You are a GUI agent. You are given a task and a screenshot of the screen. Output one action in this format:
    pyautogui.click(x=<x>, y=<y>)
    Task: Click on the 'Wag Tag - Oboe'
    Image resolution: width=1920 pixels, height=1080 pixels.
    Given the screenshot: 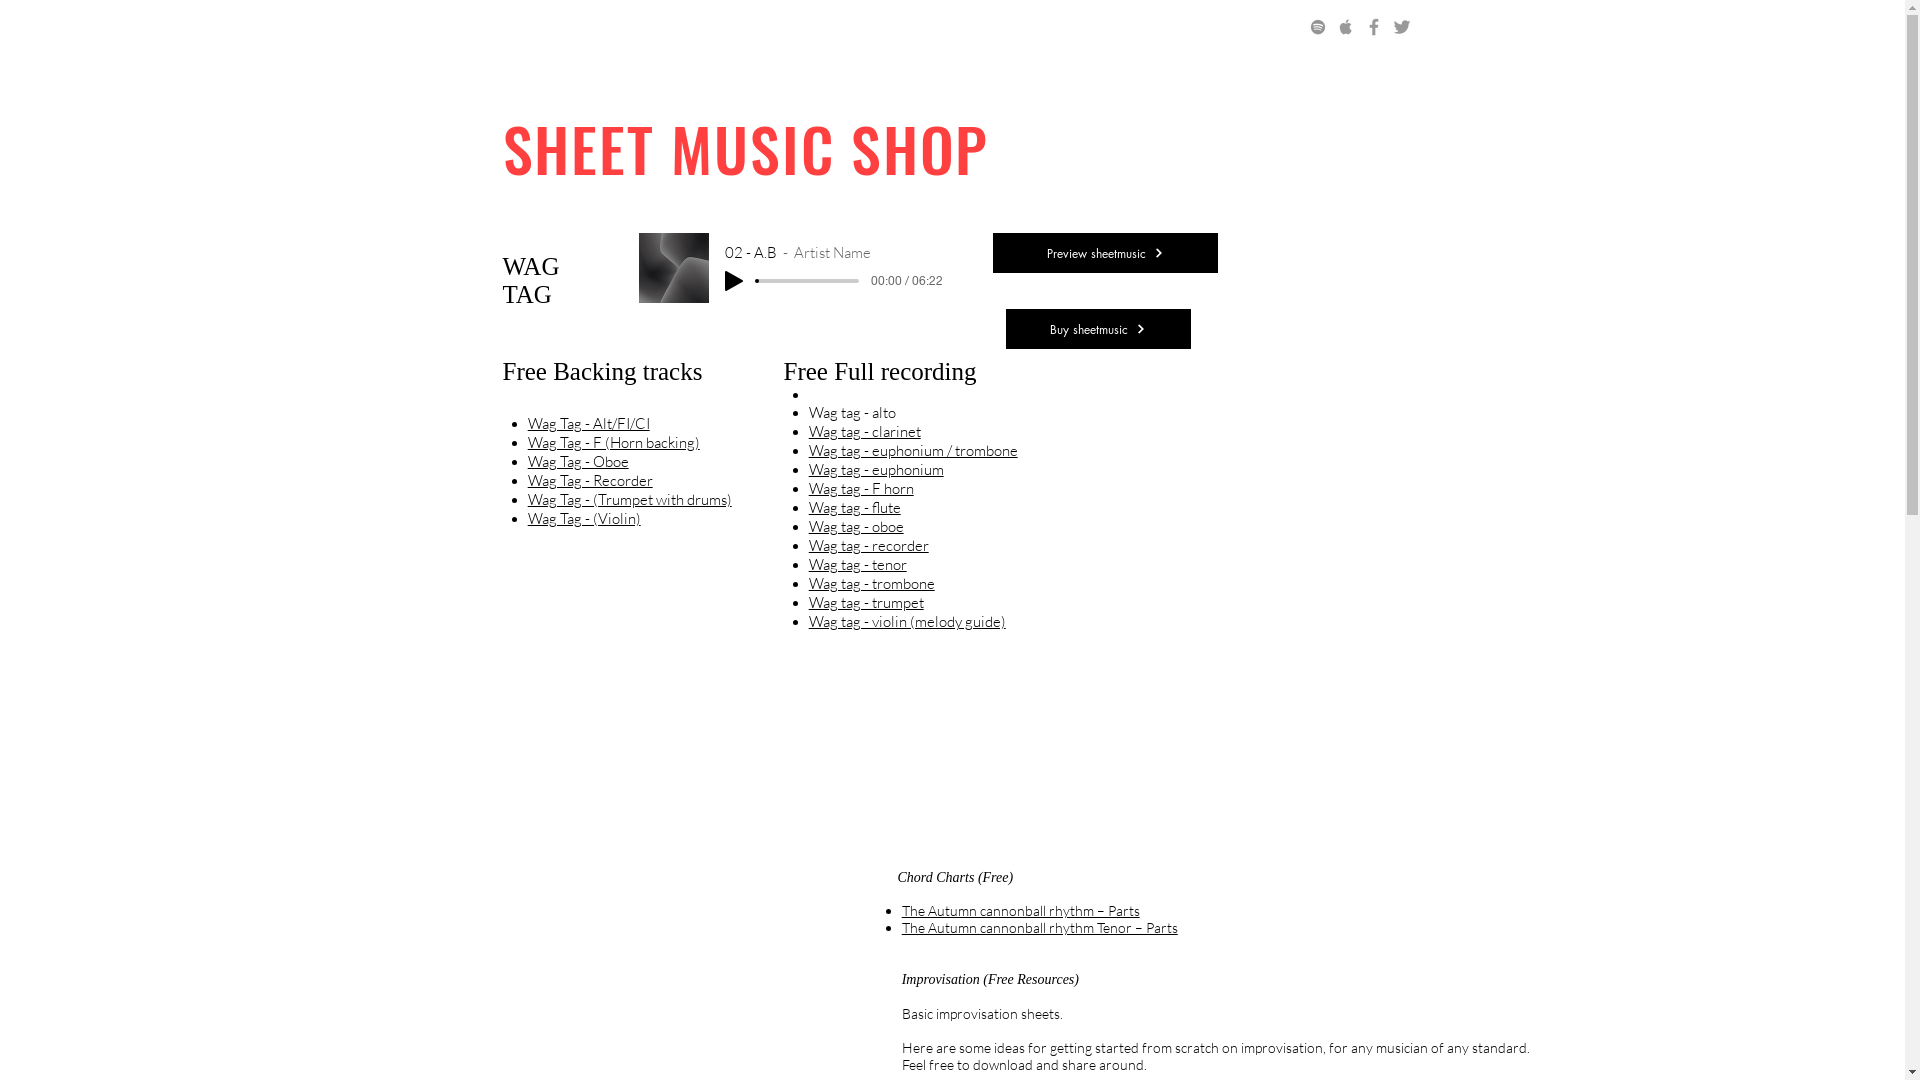 What is the action you would take?
    pyautogui.click(x=528, y=461)
    